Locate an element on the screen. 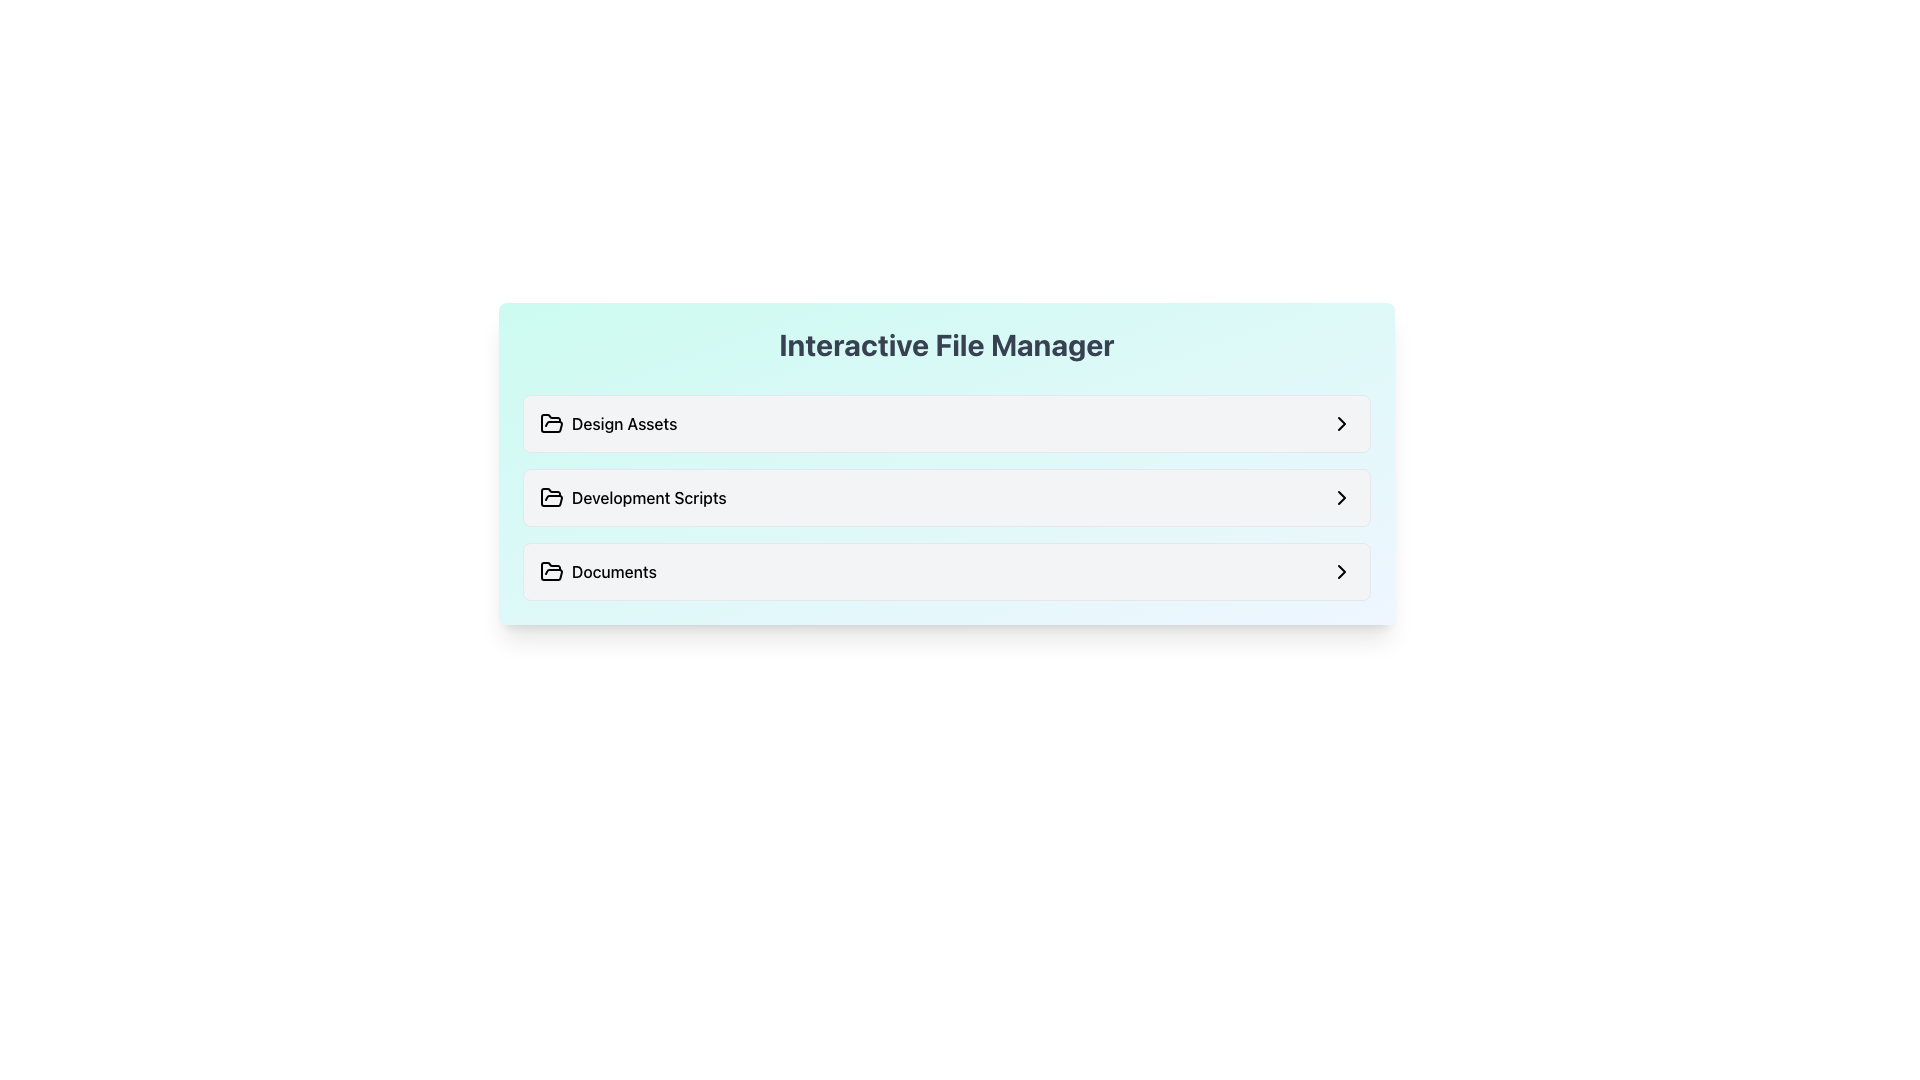  the 'Design Assets' label element in the file manager interface is located at coordinates (607, 423).